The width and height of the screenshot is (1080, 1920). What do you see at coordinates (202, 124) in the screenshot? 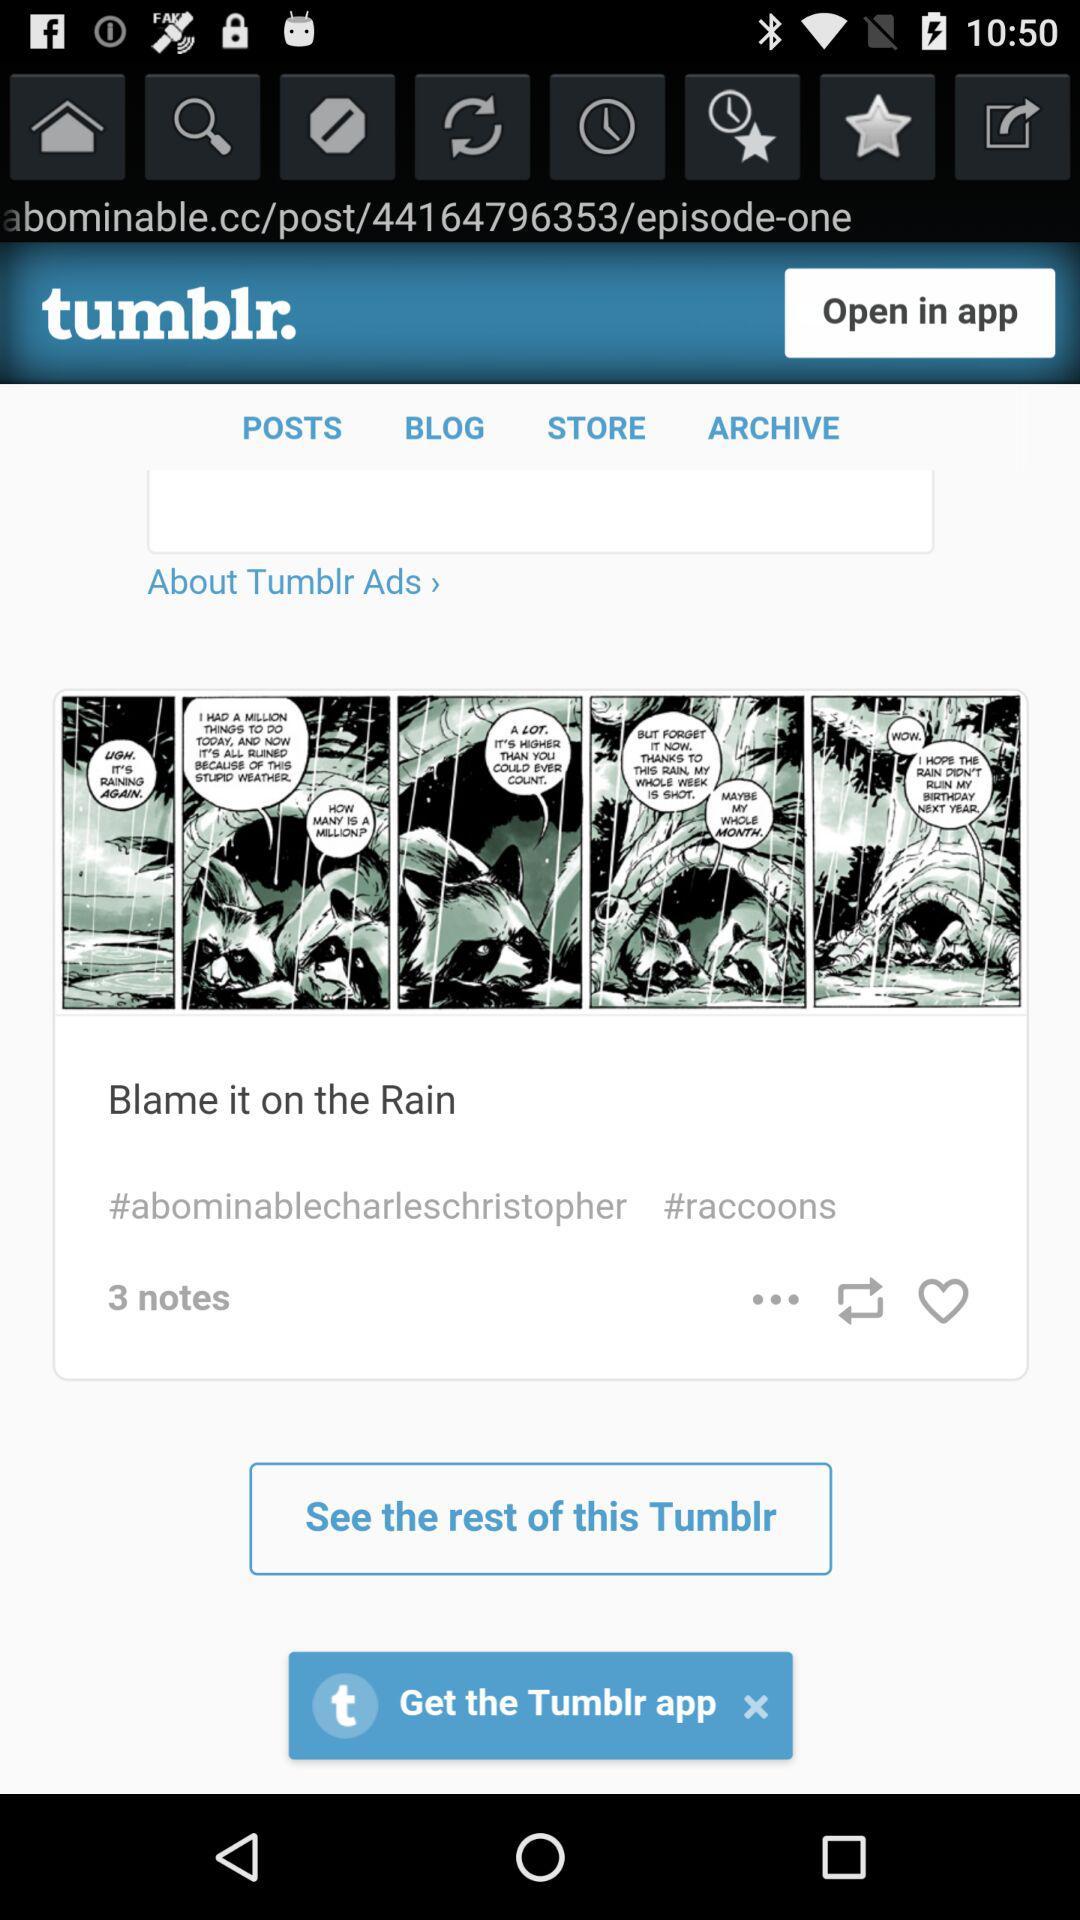
I see `search` at bounding box center [202, 124].